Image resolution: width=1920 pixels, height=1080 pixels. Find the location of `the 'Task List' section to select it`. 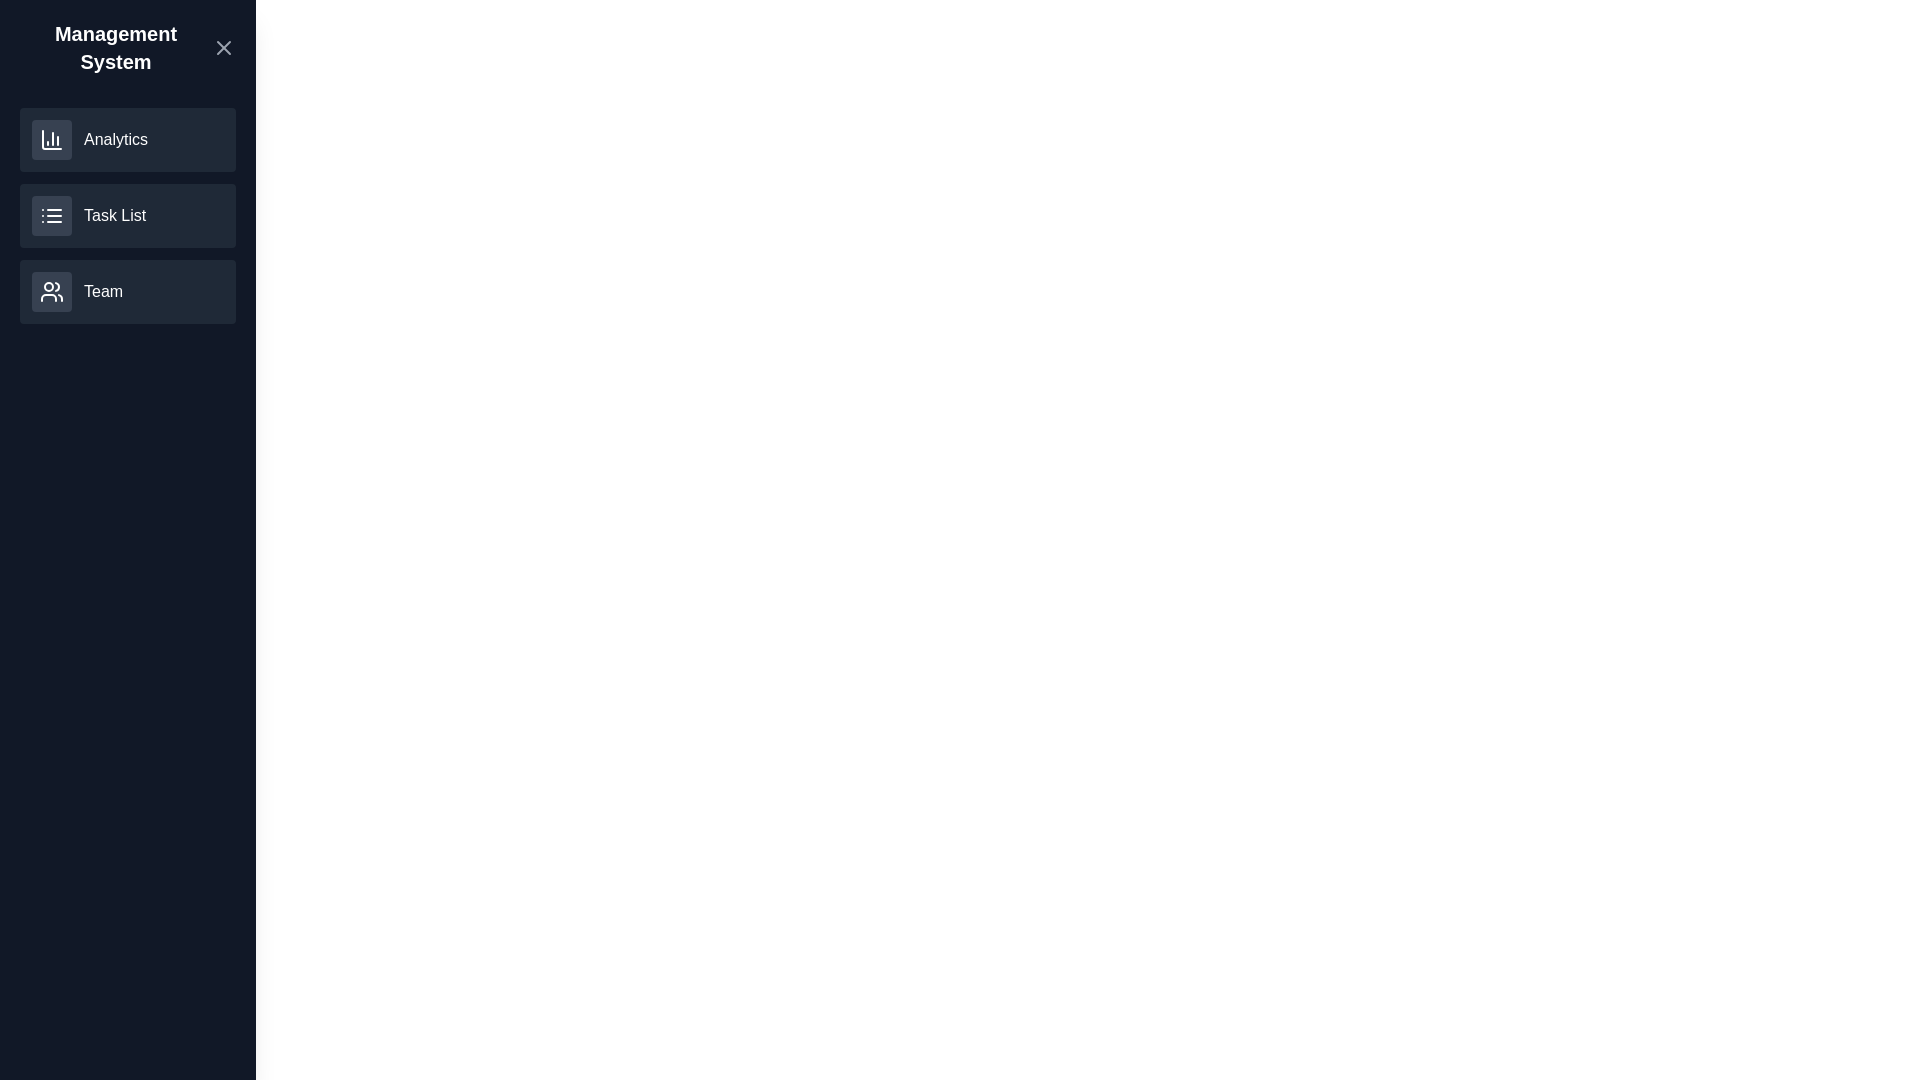

the 'Task List' section to select it is located at coordinates (127, 216).